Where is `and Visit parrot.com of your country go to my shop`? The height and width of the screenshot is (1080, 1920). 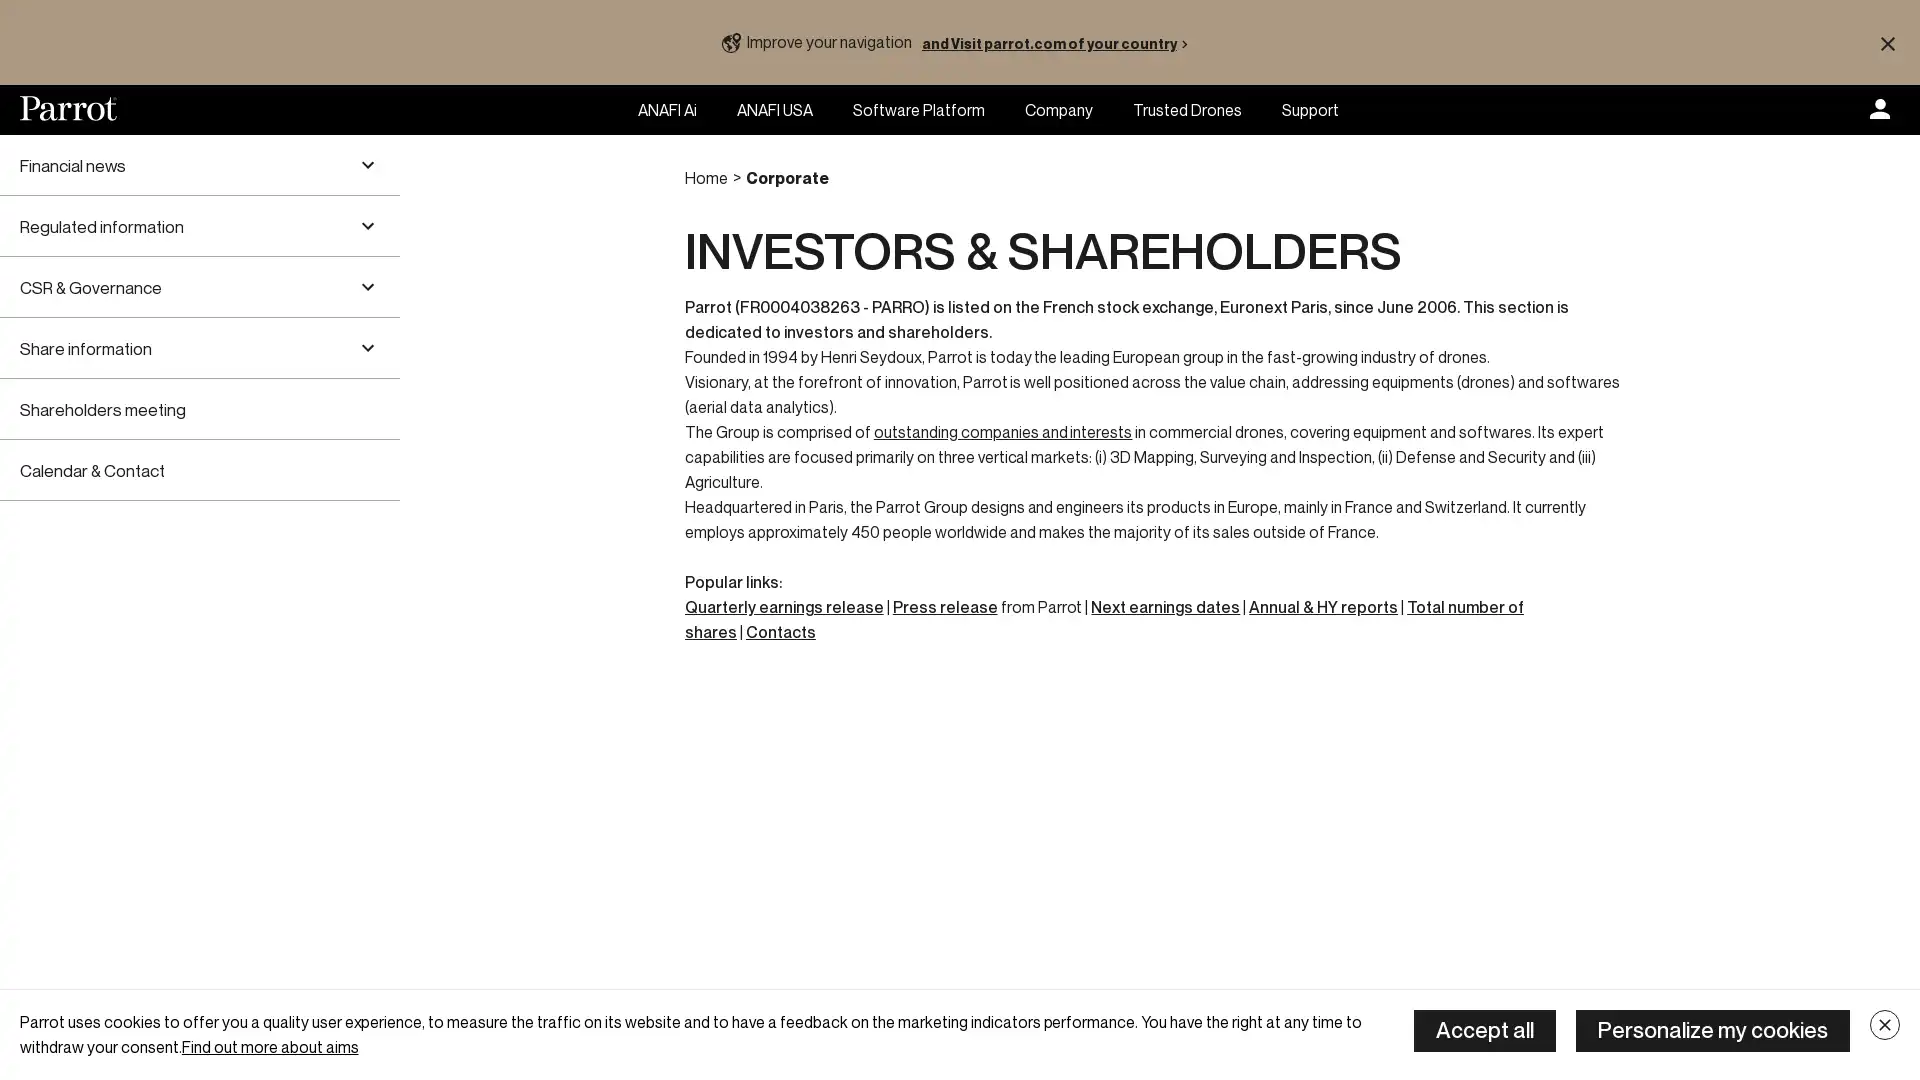
and Visit parrot.com of your country go to my shop is located at coordinates (1058, 42).